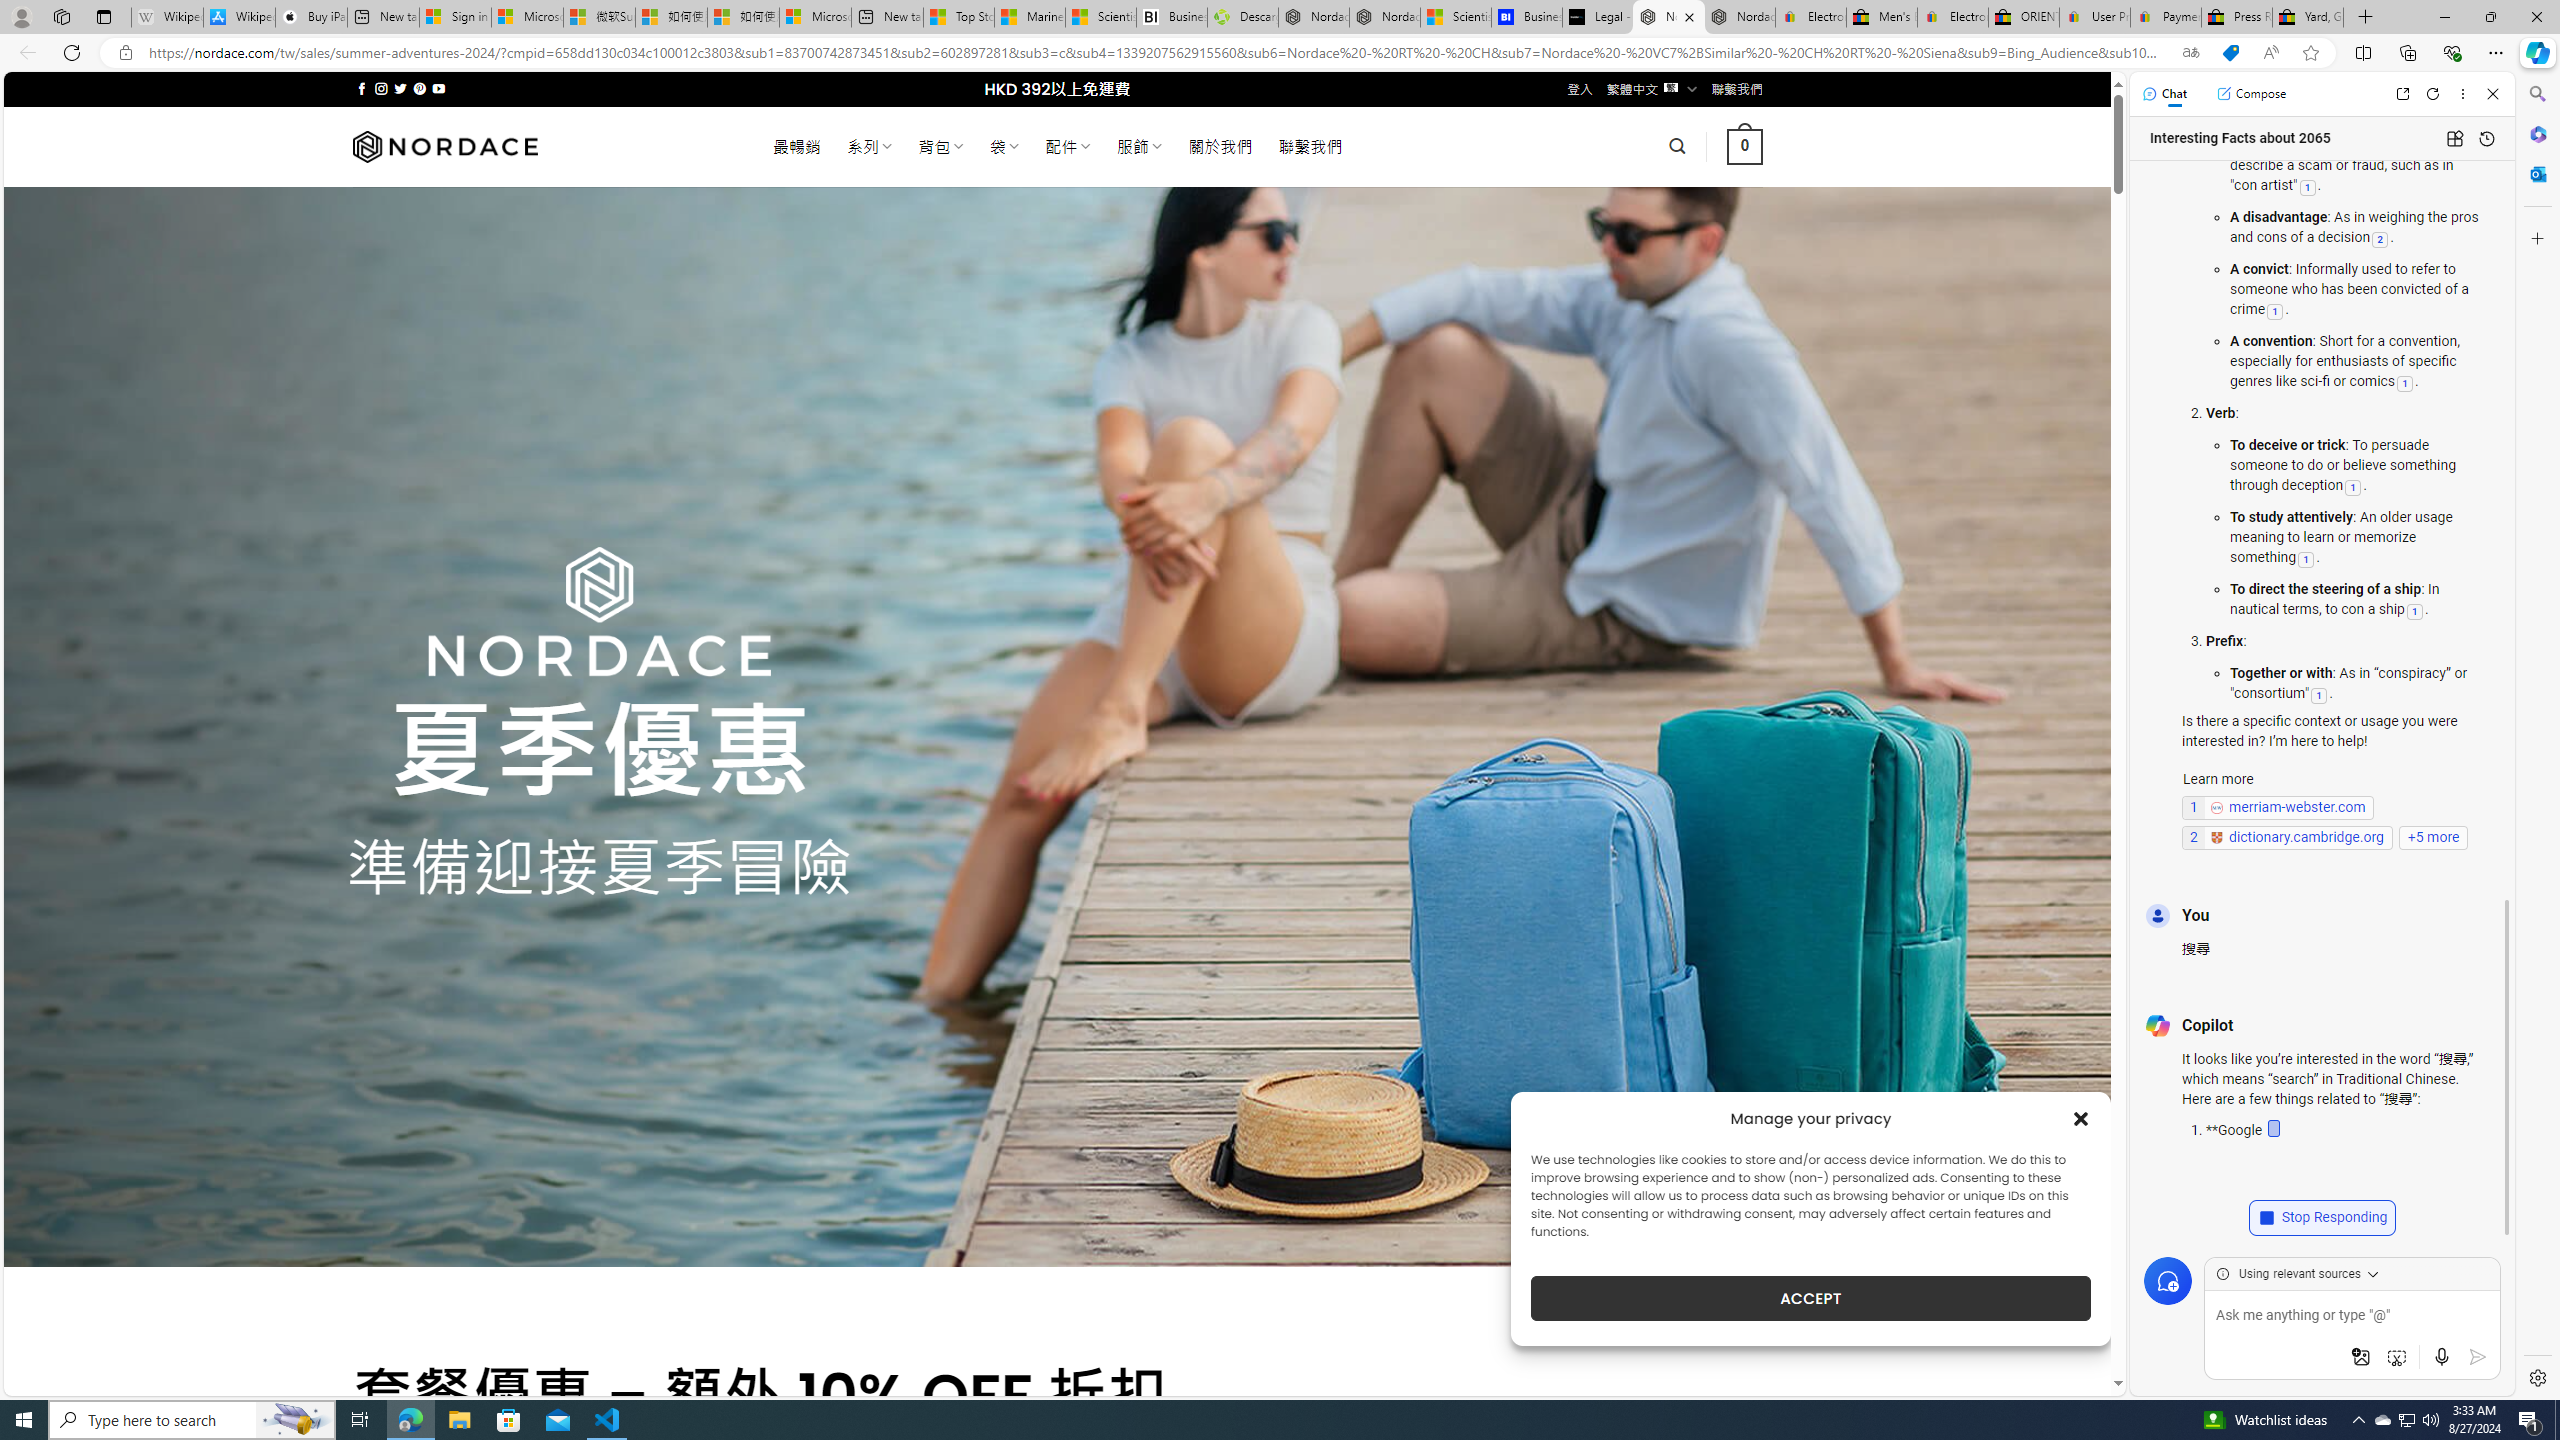 The width and height of the screenshot is (2560, 1440). What do you see at coordinates (2535, 93) in the screenshot?
I see `'Minimize Search pane'` at bounding box center [2535, 93].